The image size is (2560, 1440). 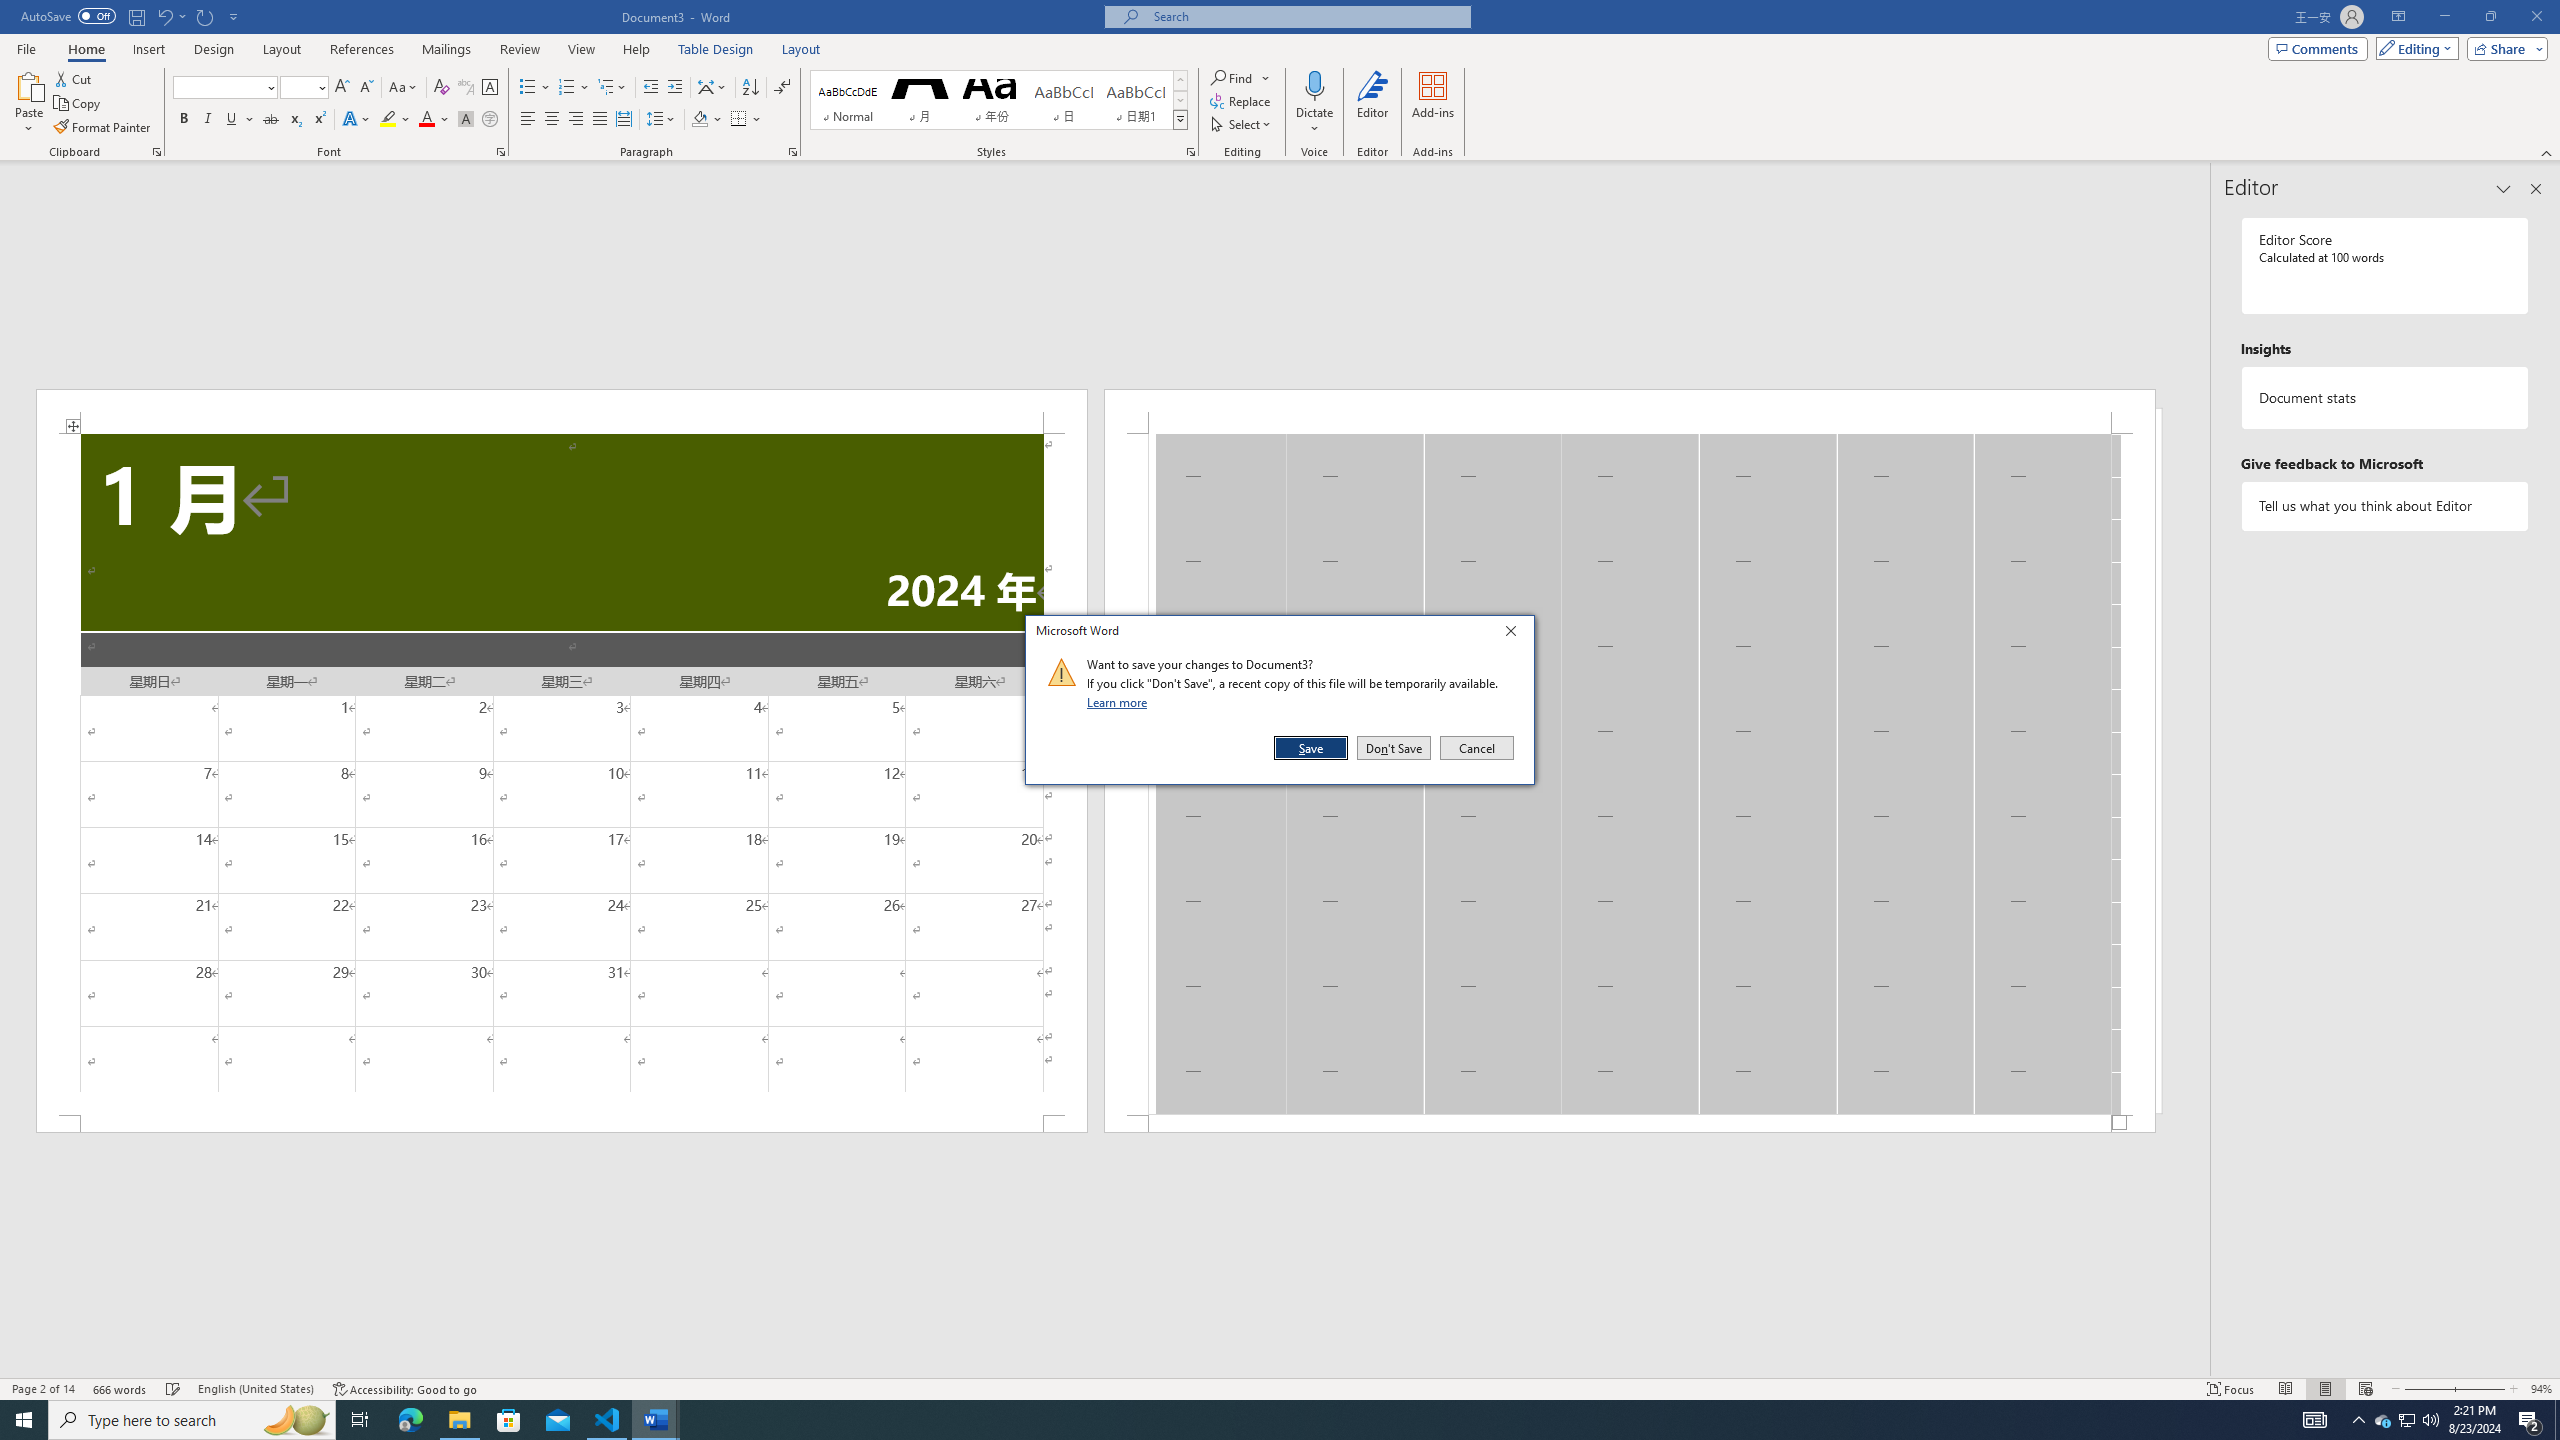 What do you see at coordinates (1393, 747) in the screenshot?
I see `'Don'` at bounding box center [1393, 747].